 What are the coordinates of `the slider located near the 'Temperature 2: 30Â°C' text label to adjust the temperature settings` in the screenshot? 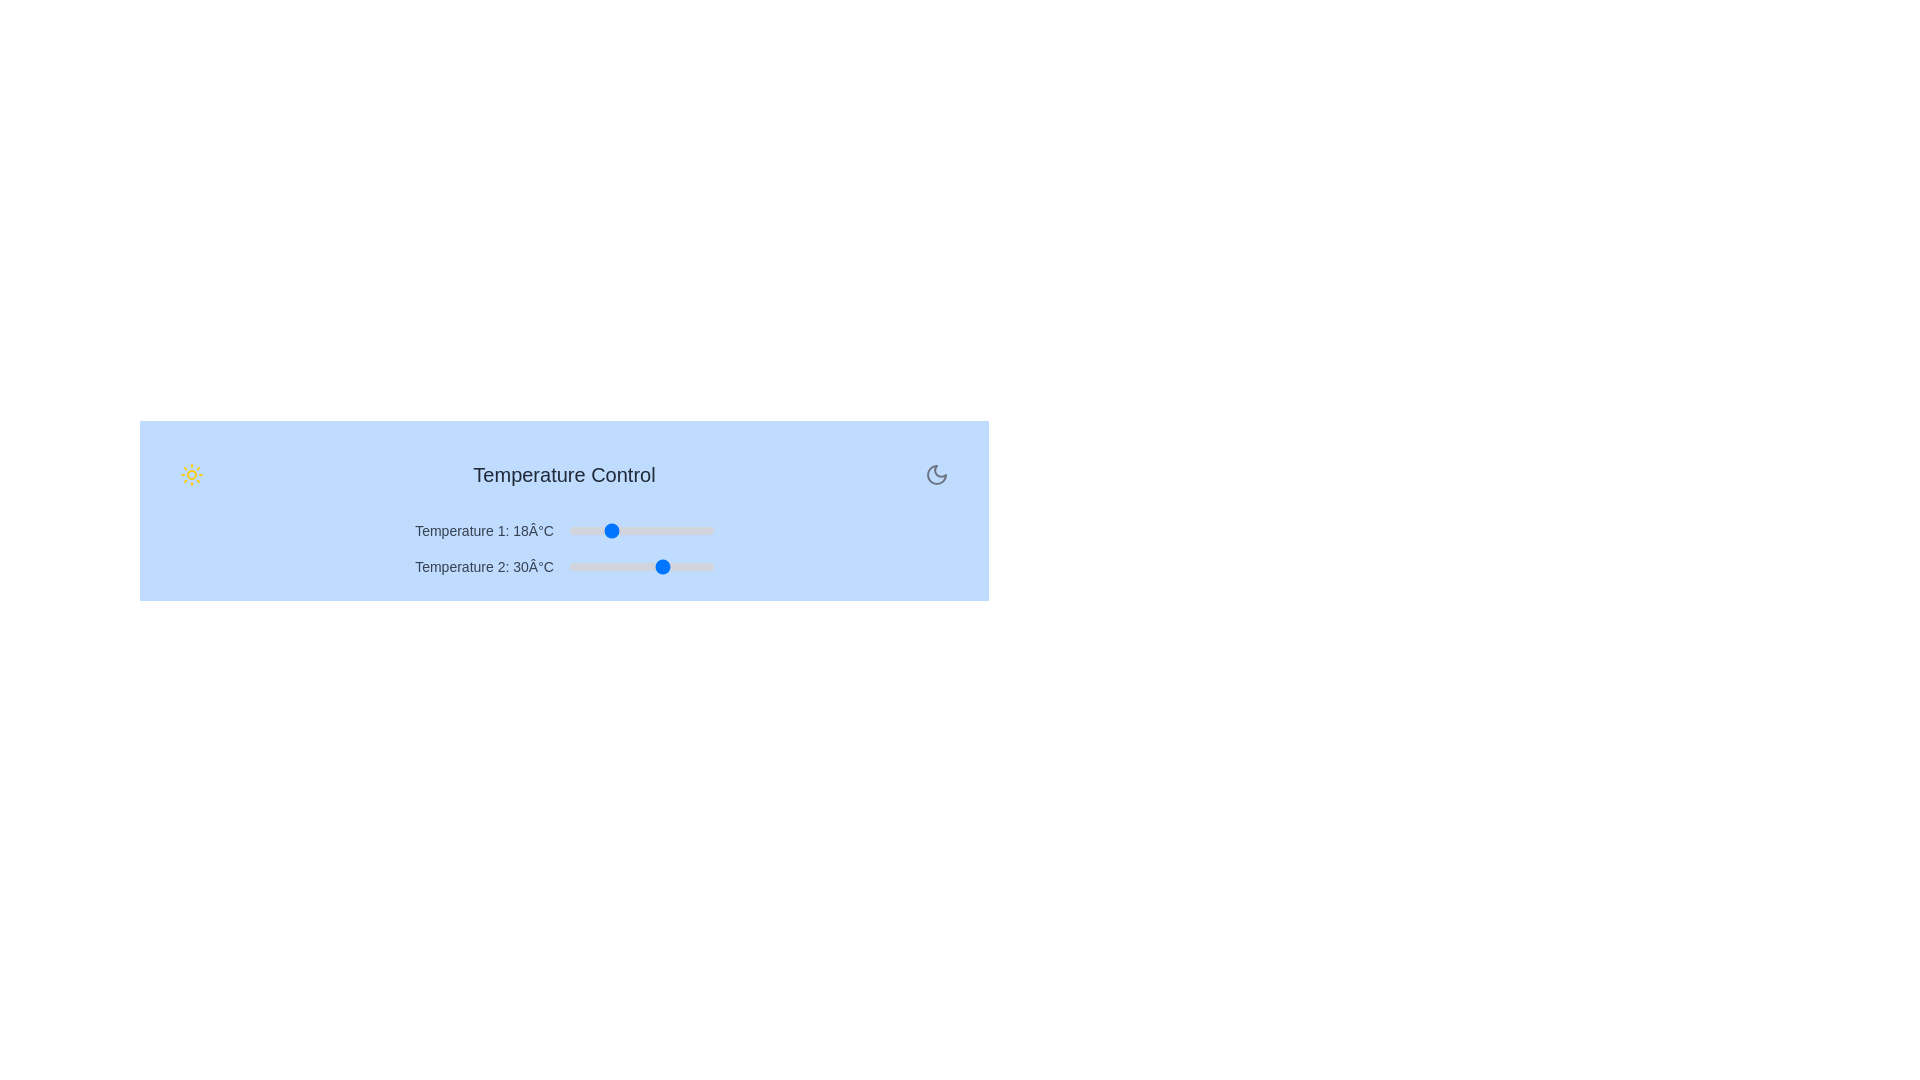 It's located at (484, 567).